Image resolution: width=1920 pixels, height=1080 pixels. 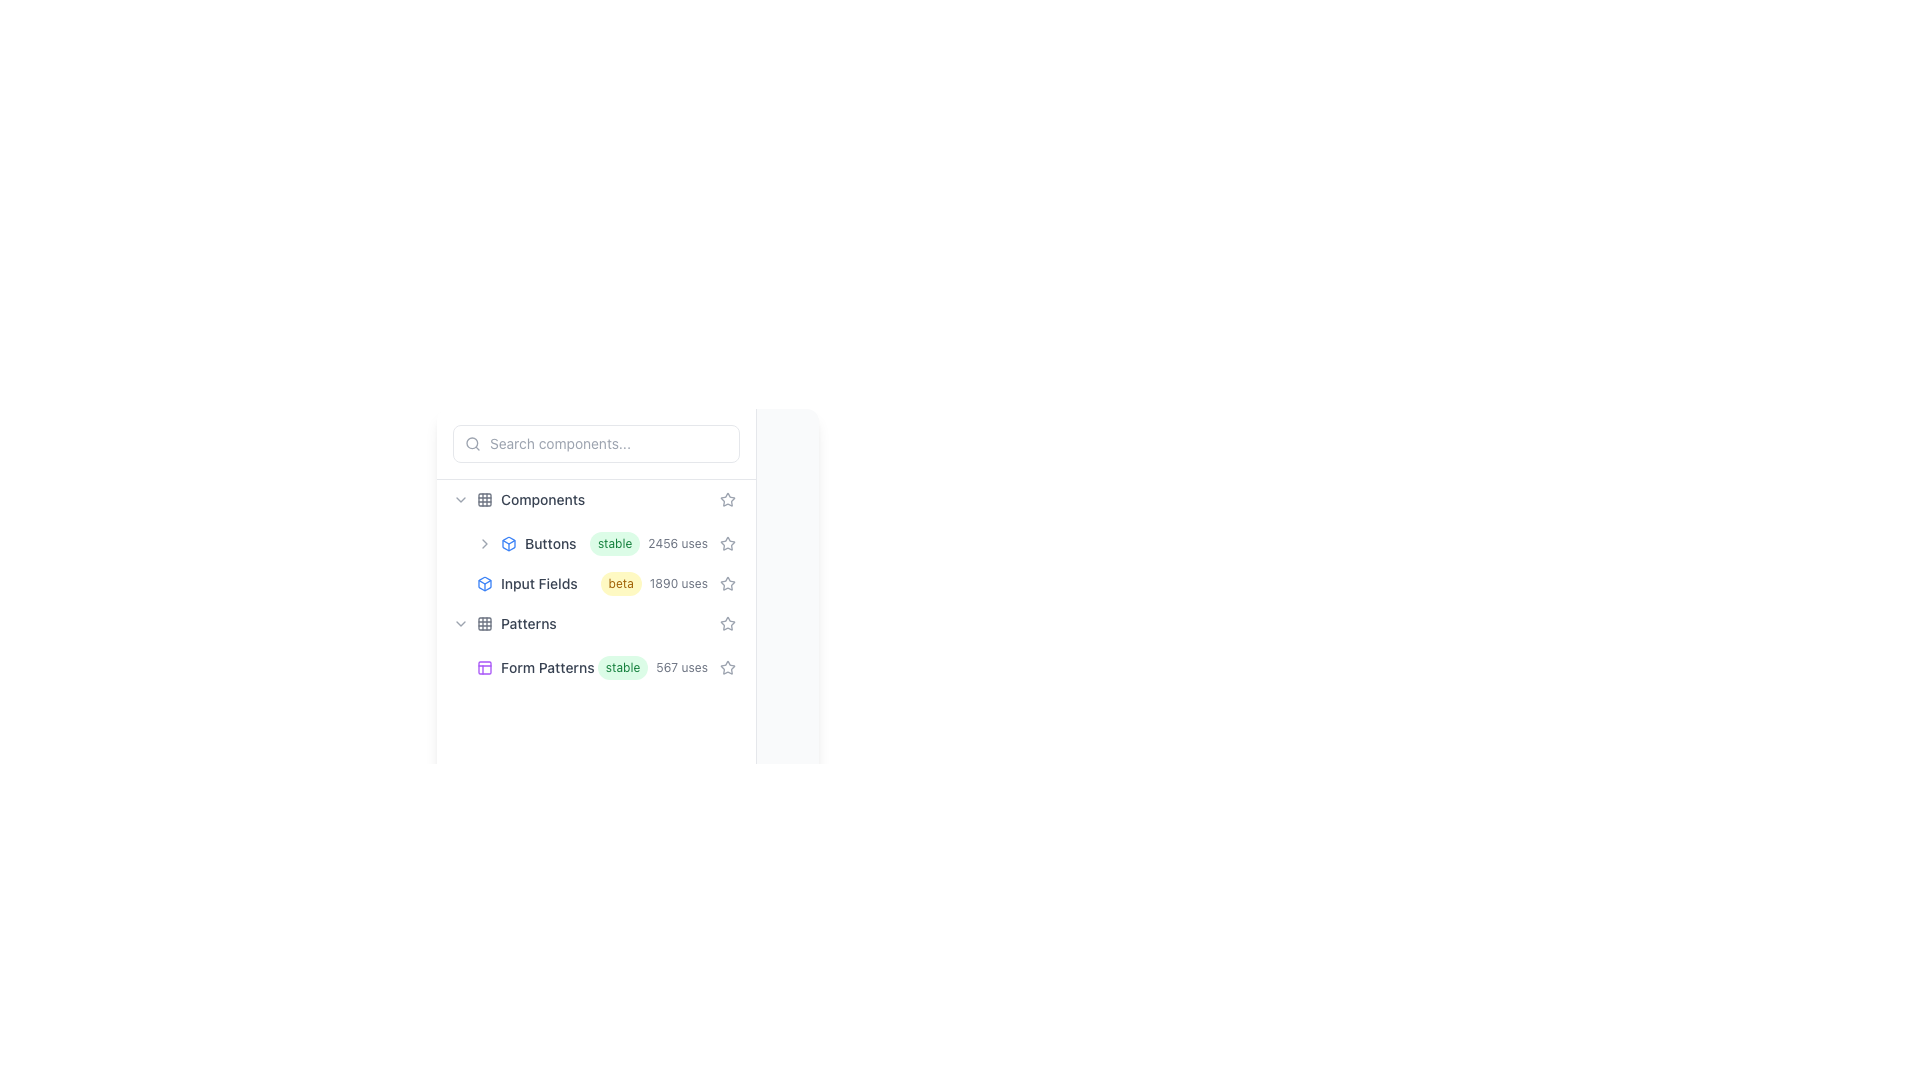 What do you see at coordinates (727, 543) in the screenshot?
I see `the star icon adjacent to the 'Buttons' label, which serves as a marker for user preferences or selections` at bounding box center [727, 543].